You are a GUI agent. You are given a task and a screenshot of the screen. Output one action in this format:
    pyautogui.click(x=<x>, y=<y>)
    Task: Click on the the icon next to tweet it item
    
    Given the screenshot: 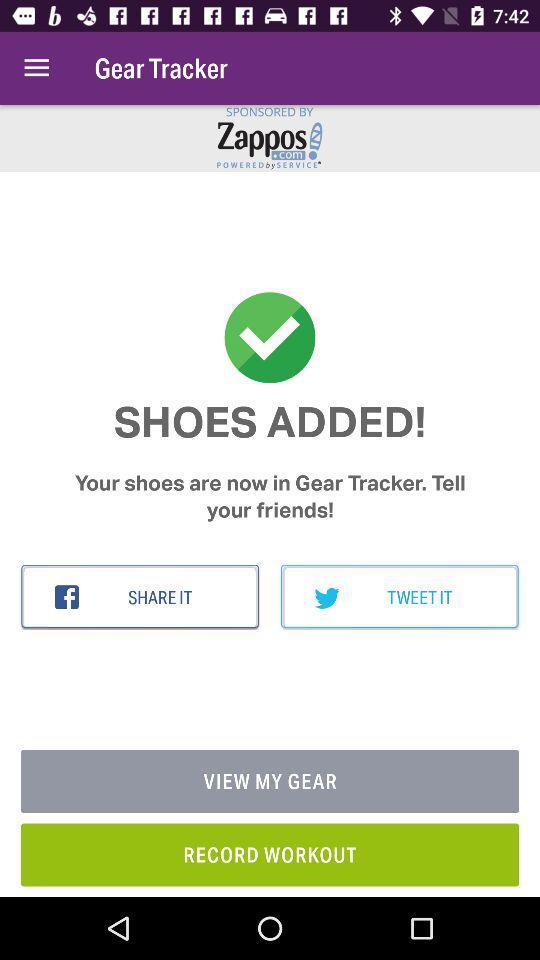 What is the action you would take?
    pyautogui.click(x=139, y=597)
    